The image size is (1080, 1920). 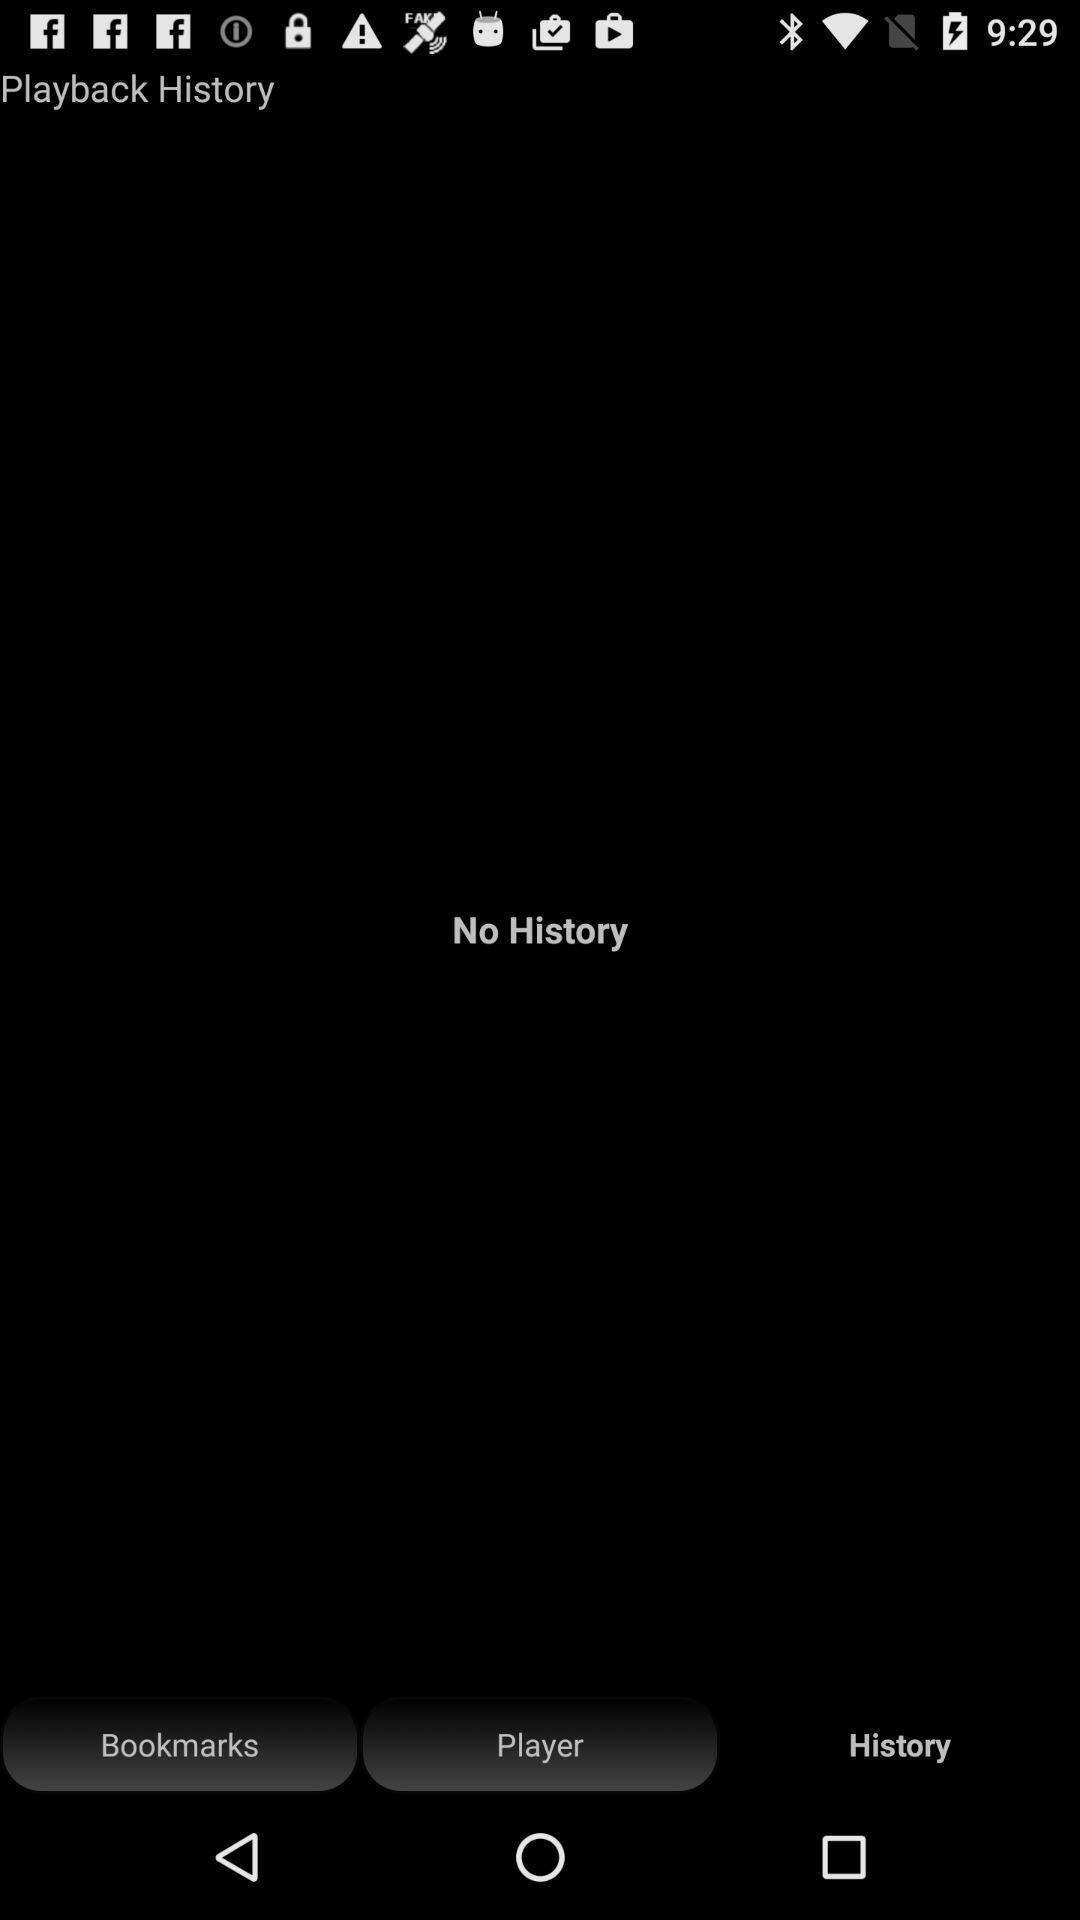 I want to click on icon next to history icon, so click(x=540, y=1744).